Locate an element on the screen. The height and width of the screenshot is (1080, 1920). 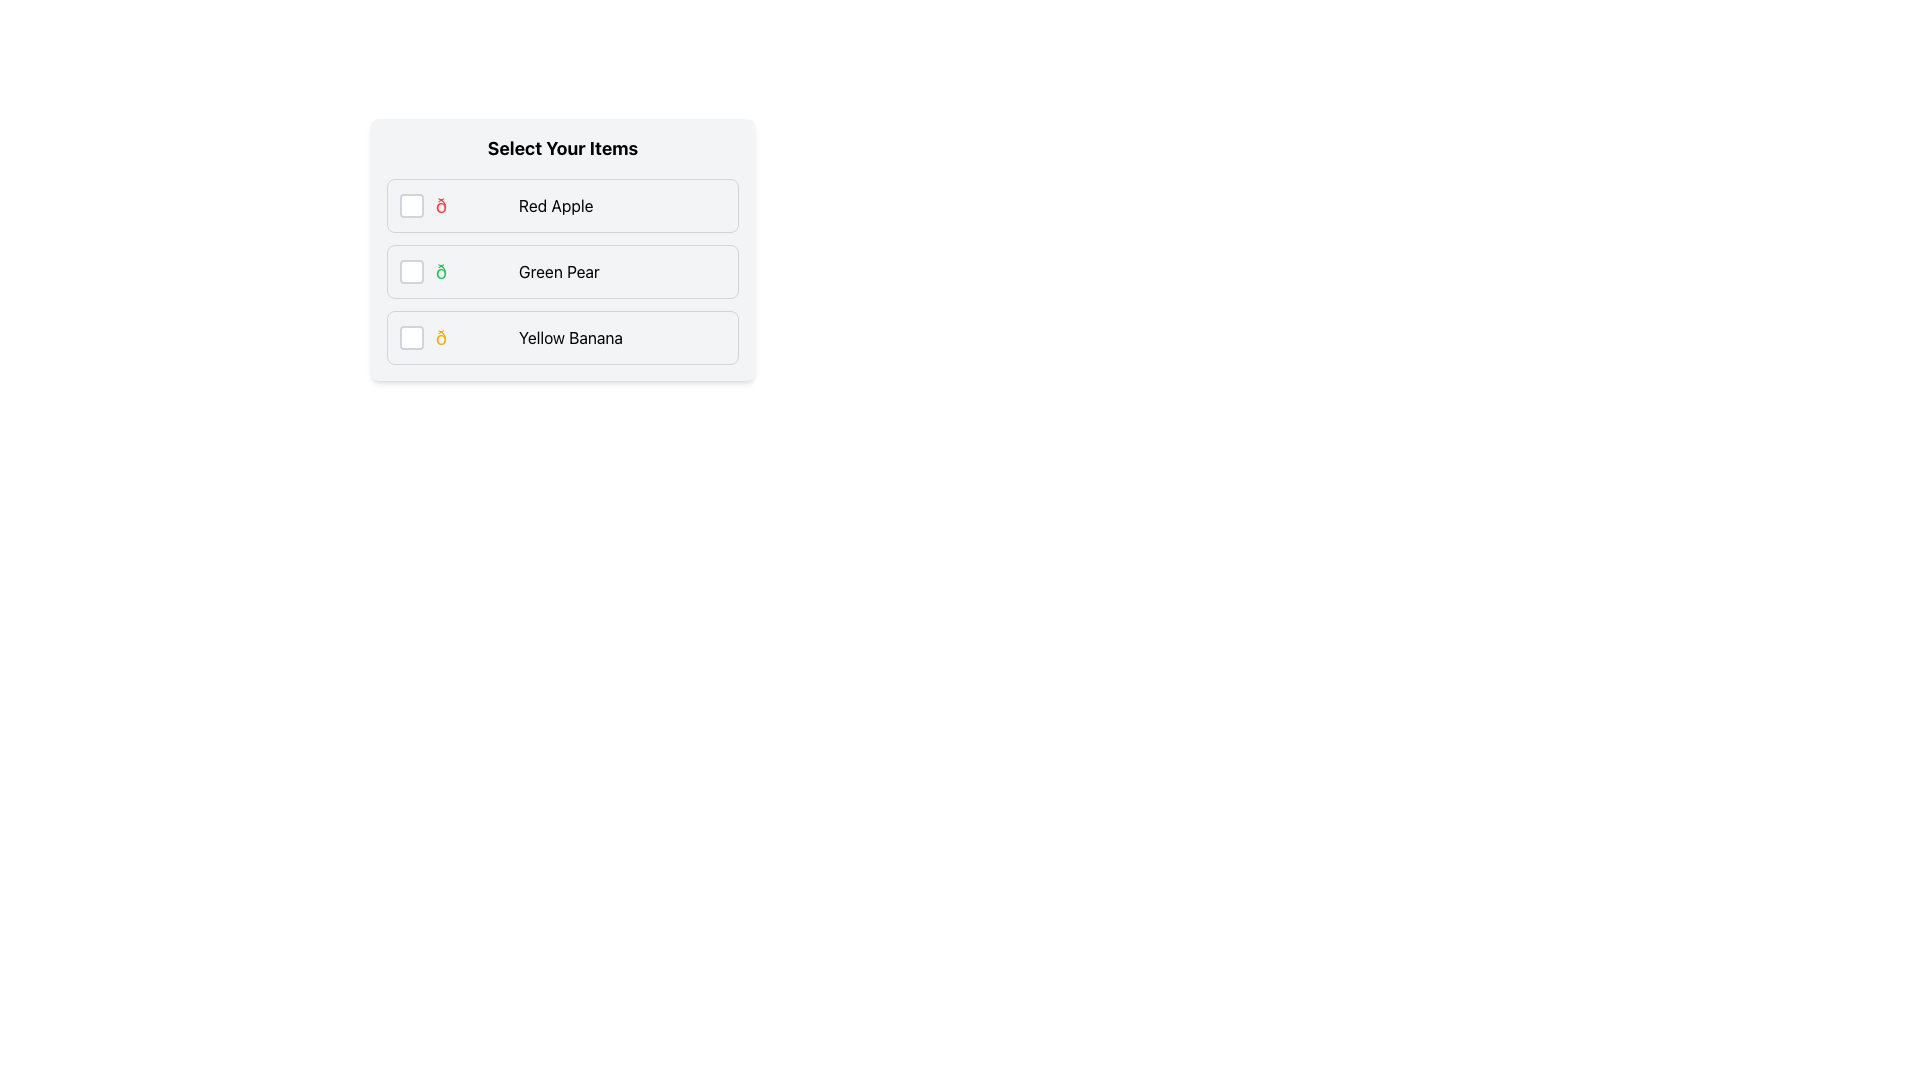
the checkbox of the 'Green Pear' item in the list is located at coordinates (561, 272).